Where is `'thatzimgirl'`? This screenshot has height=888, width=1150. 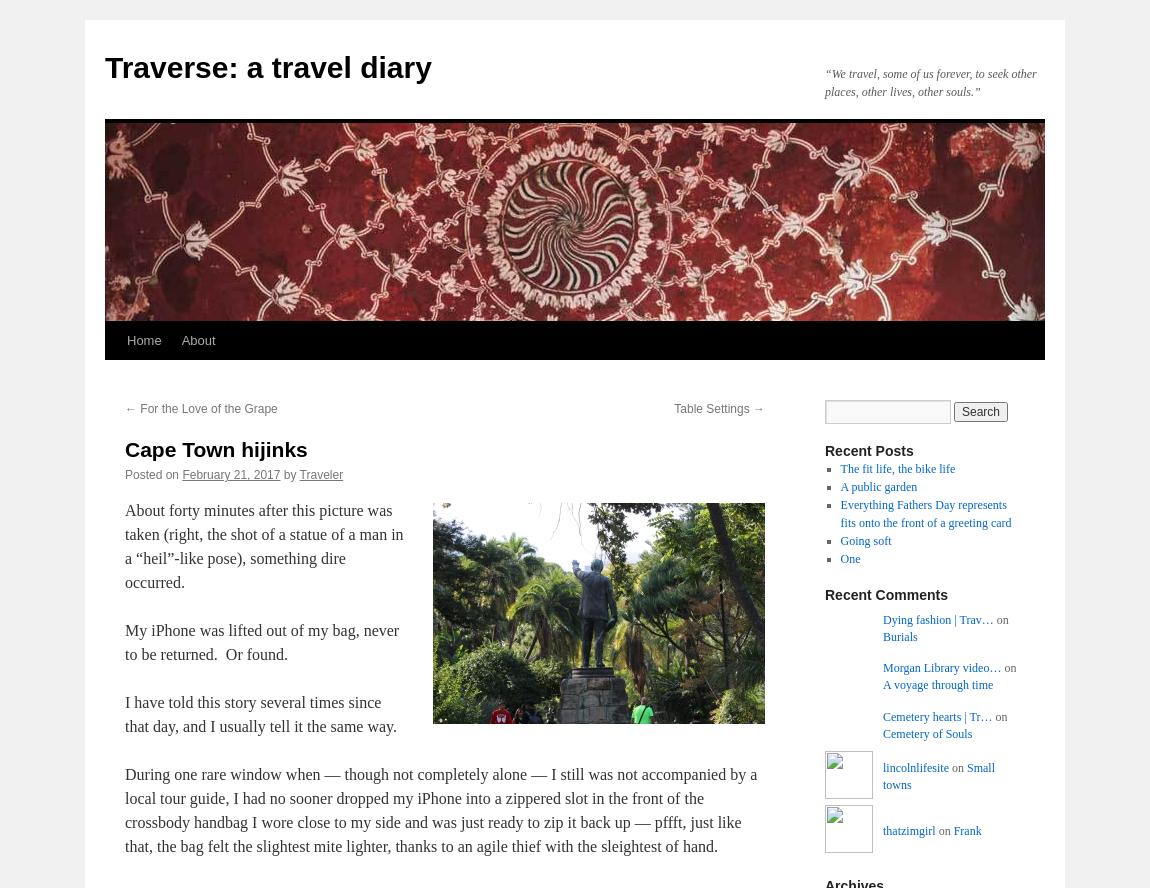
'thatzimgirl' is located at coordinates (908, 830).